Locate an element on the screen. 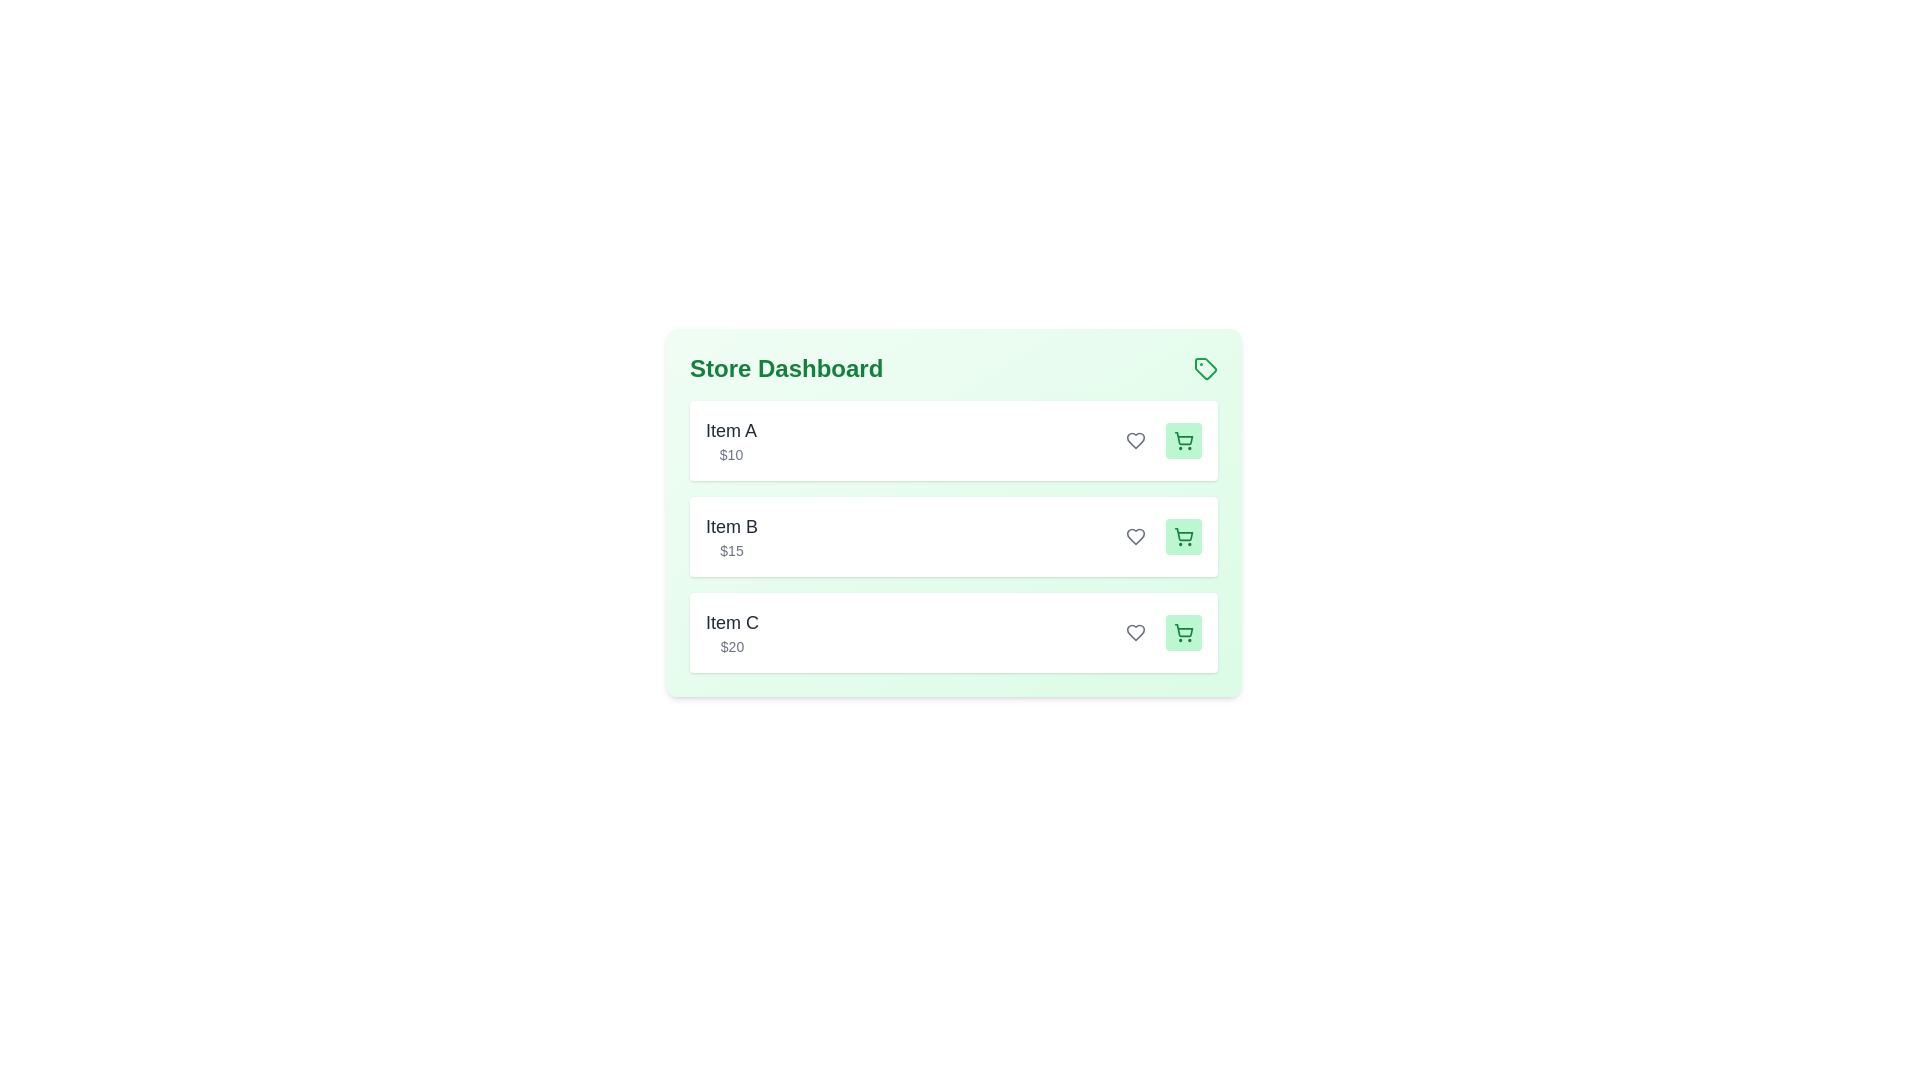  the text label displaying 'Item A' and '$10' in the top left portion of the first card in the vertical list of items, located below the 'Store Dashboard' header is located at coordinates (730, 439).